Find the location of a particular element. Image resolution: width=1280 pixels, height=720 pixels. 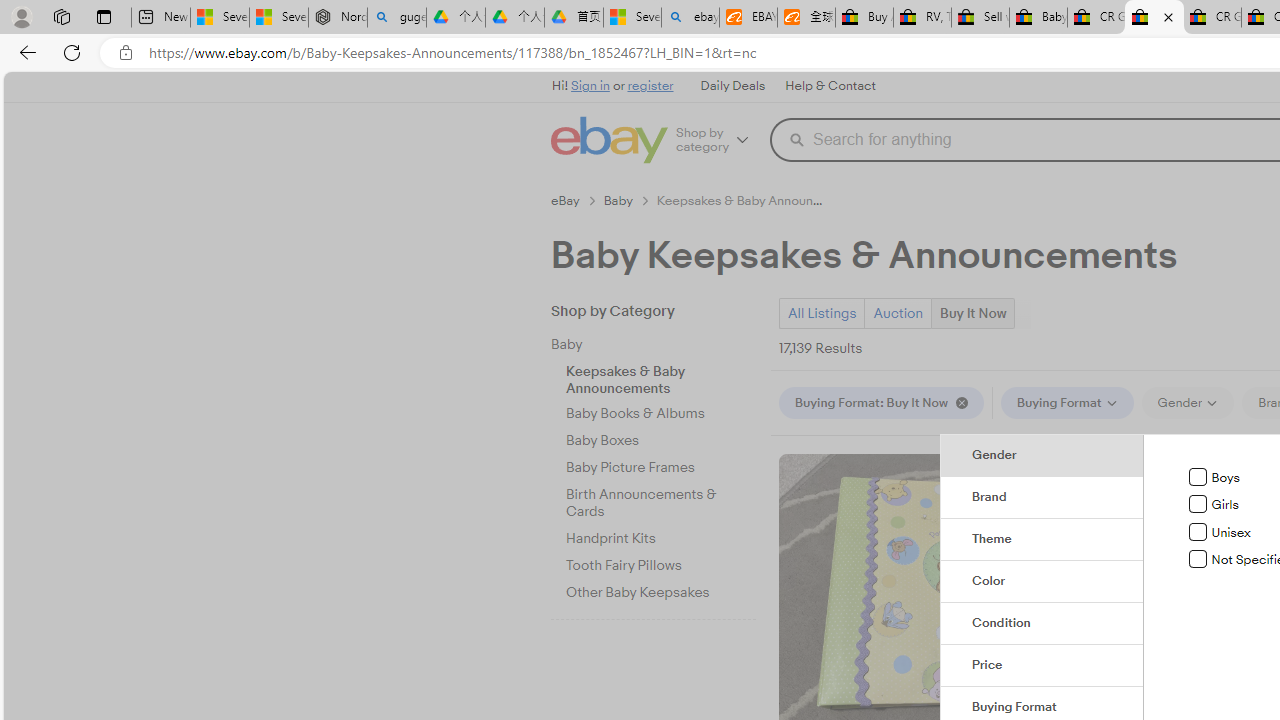

'View site information' is located at coordinates (125, 52).